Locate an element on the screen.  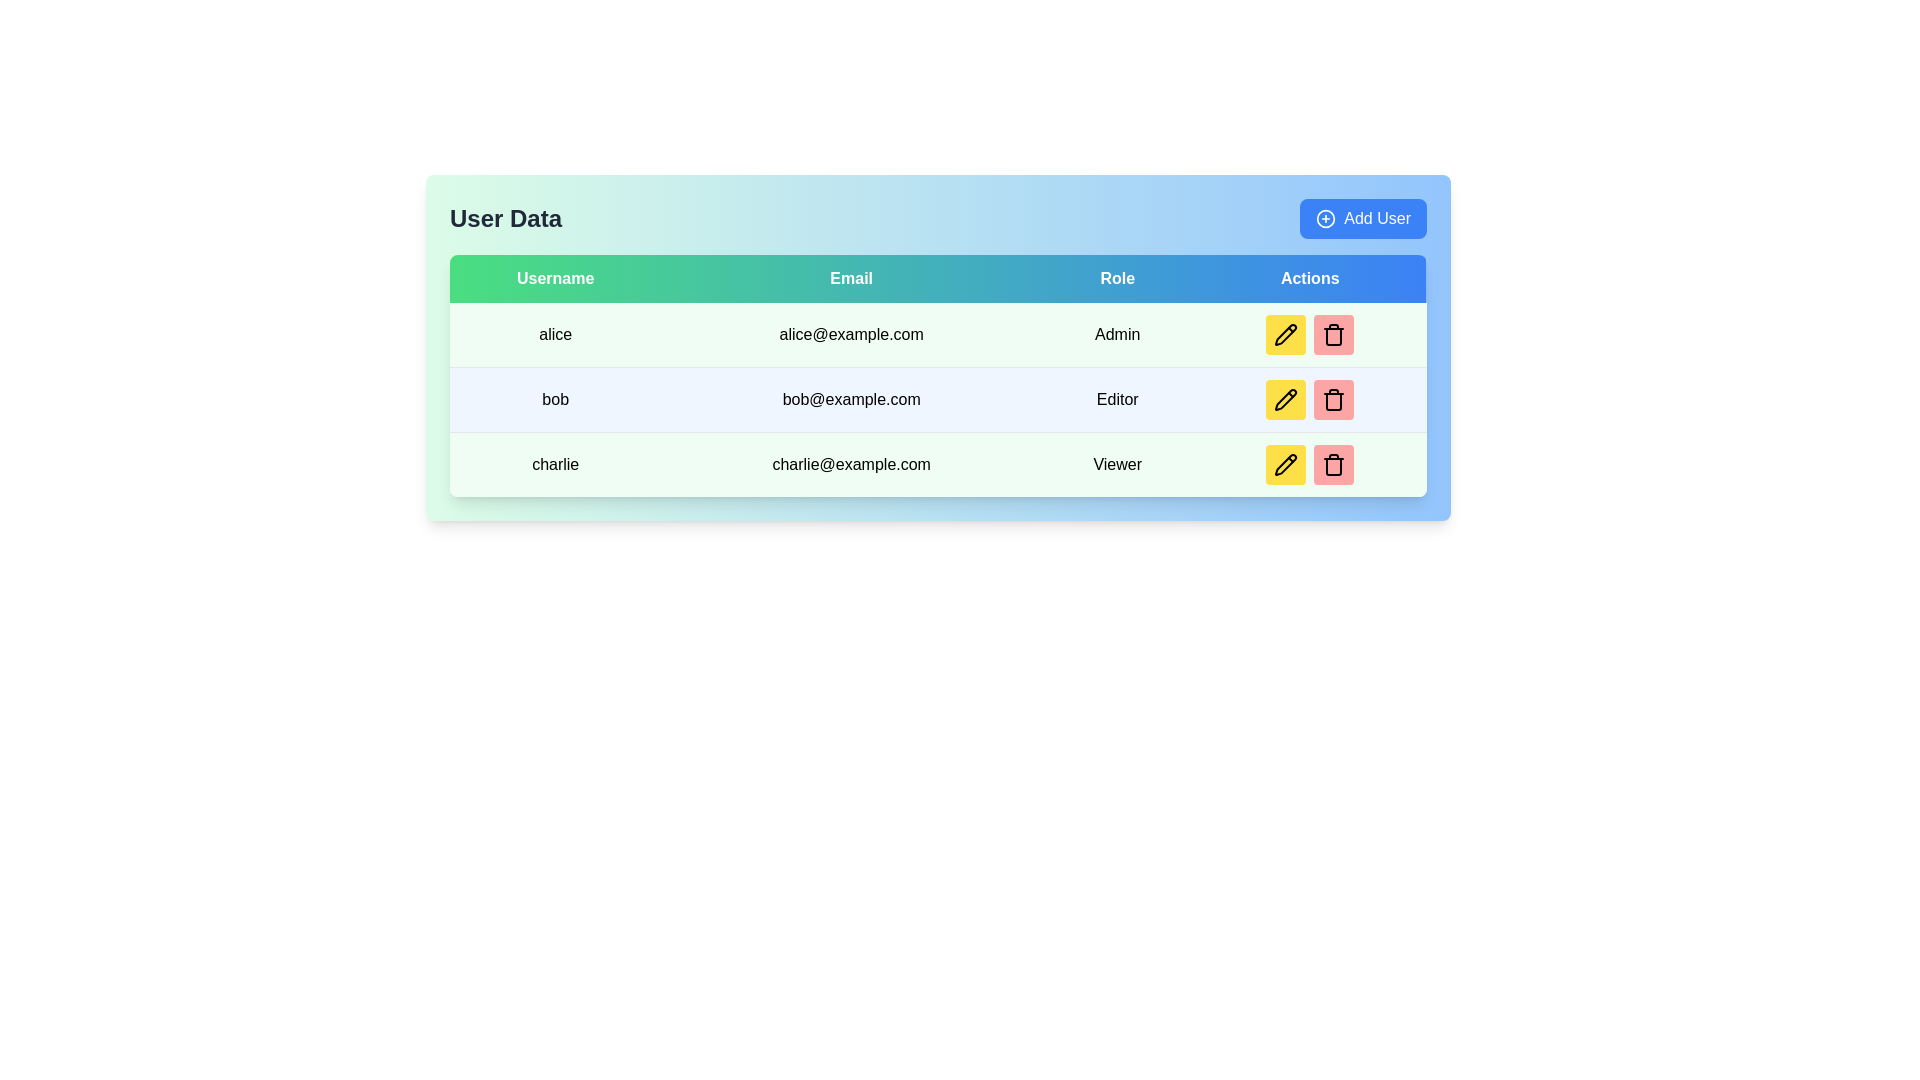
the 'Username' text display element, which features a green background and white text, located at the top-left corner of the header list in the table is located at coordinates (555, 278).